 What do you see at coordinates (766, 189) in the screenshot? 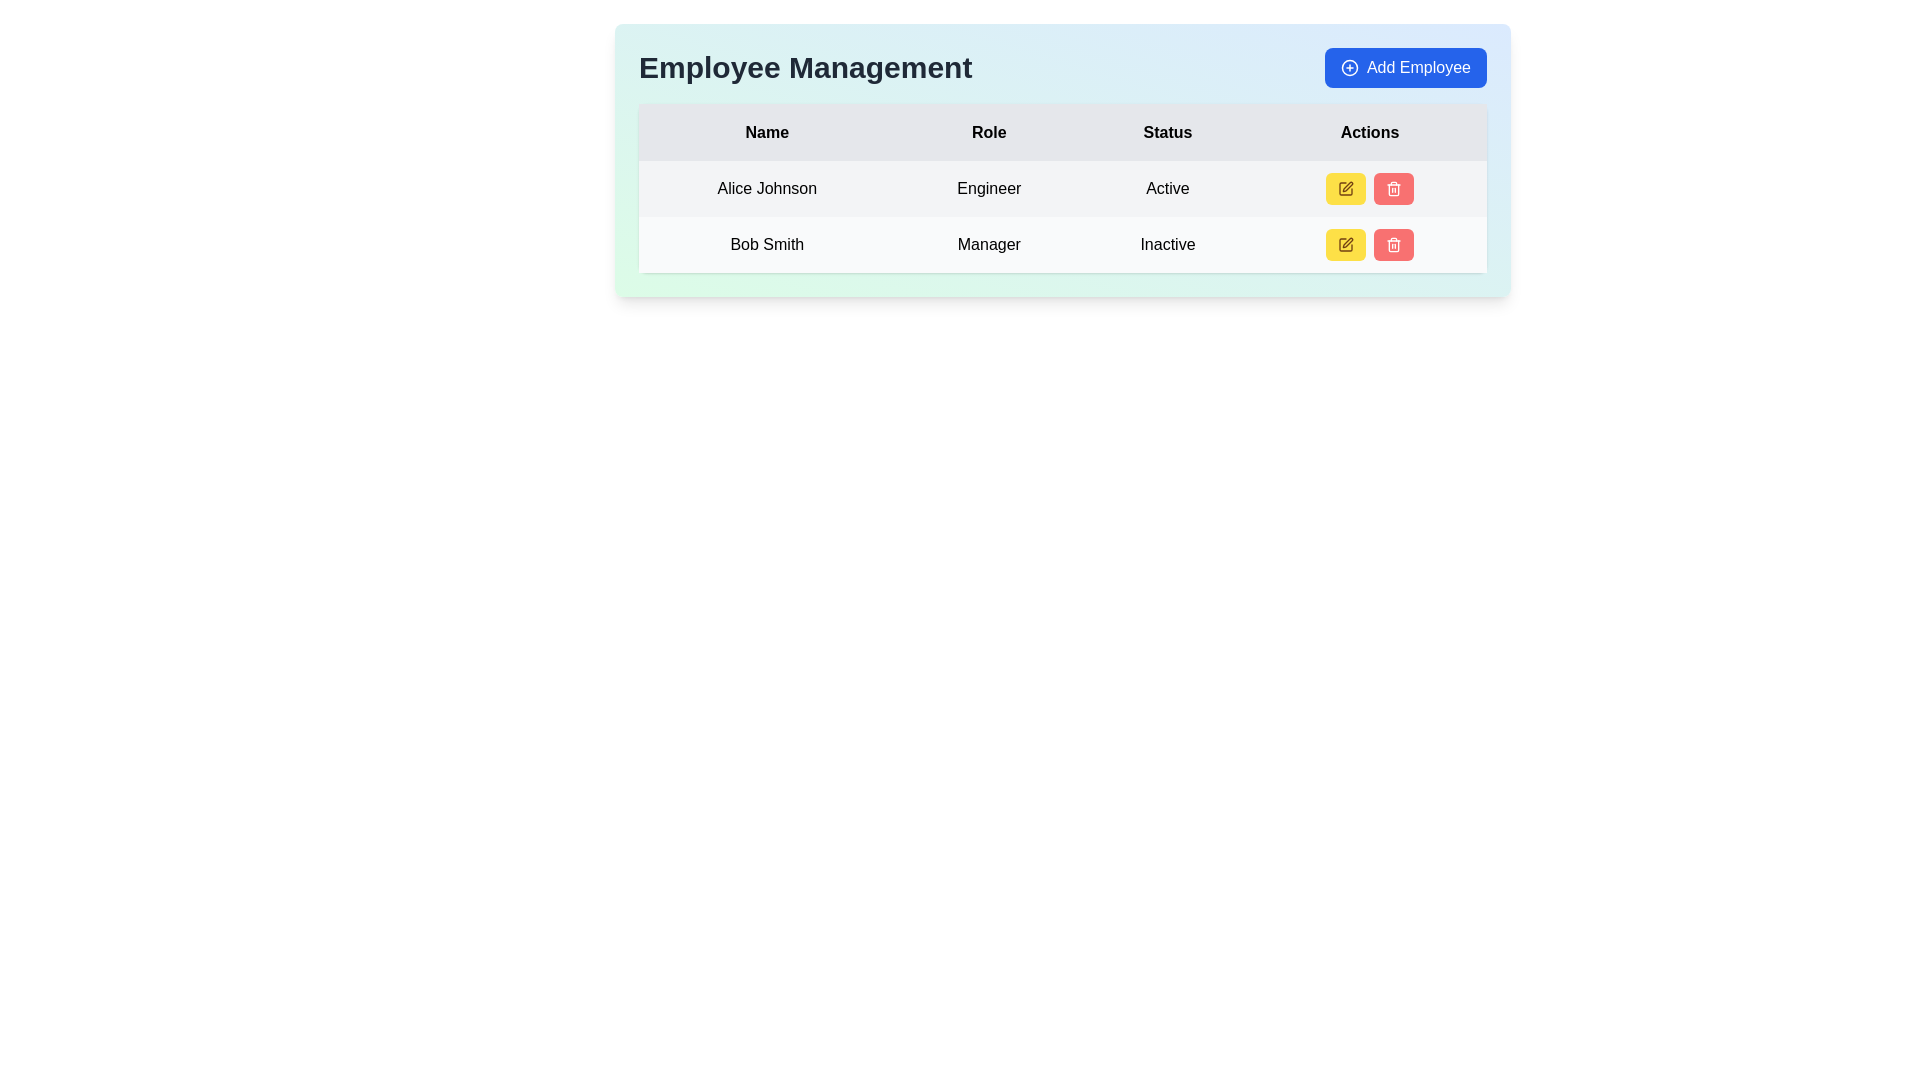
I see `the text label displaying 'Alice Johnson' in the first row under the 'Name' column of the employee management table` at bounding box center [766, 189].